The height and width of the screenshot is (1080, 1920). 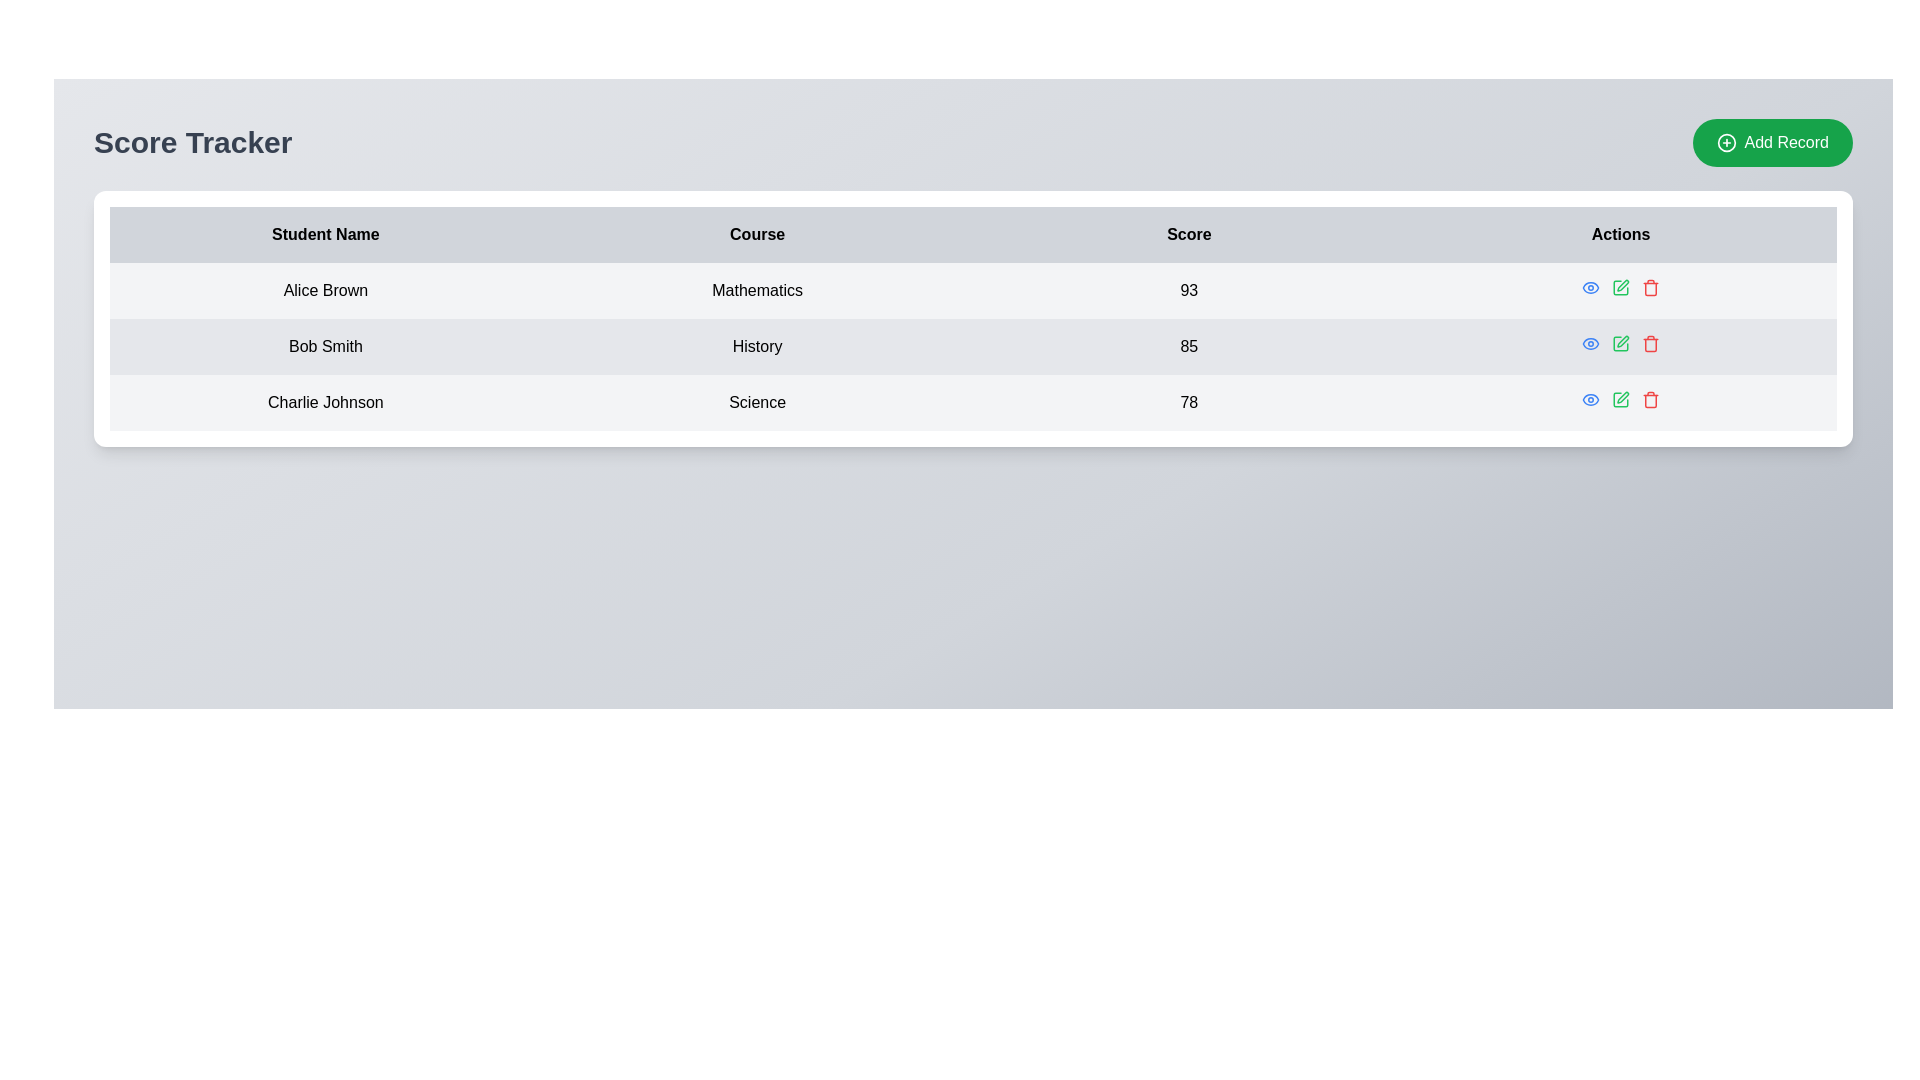 I want to click on the trash icon in the 'Actions' column of the third row, so click(x=1651, y=289).